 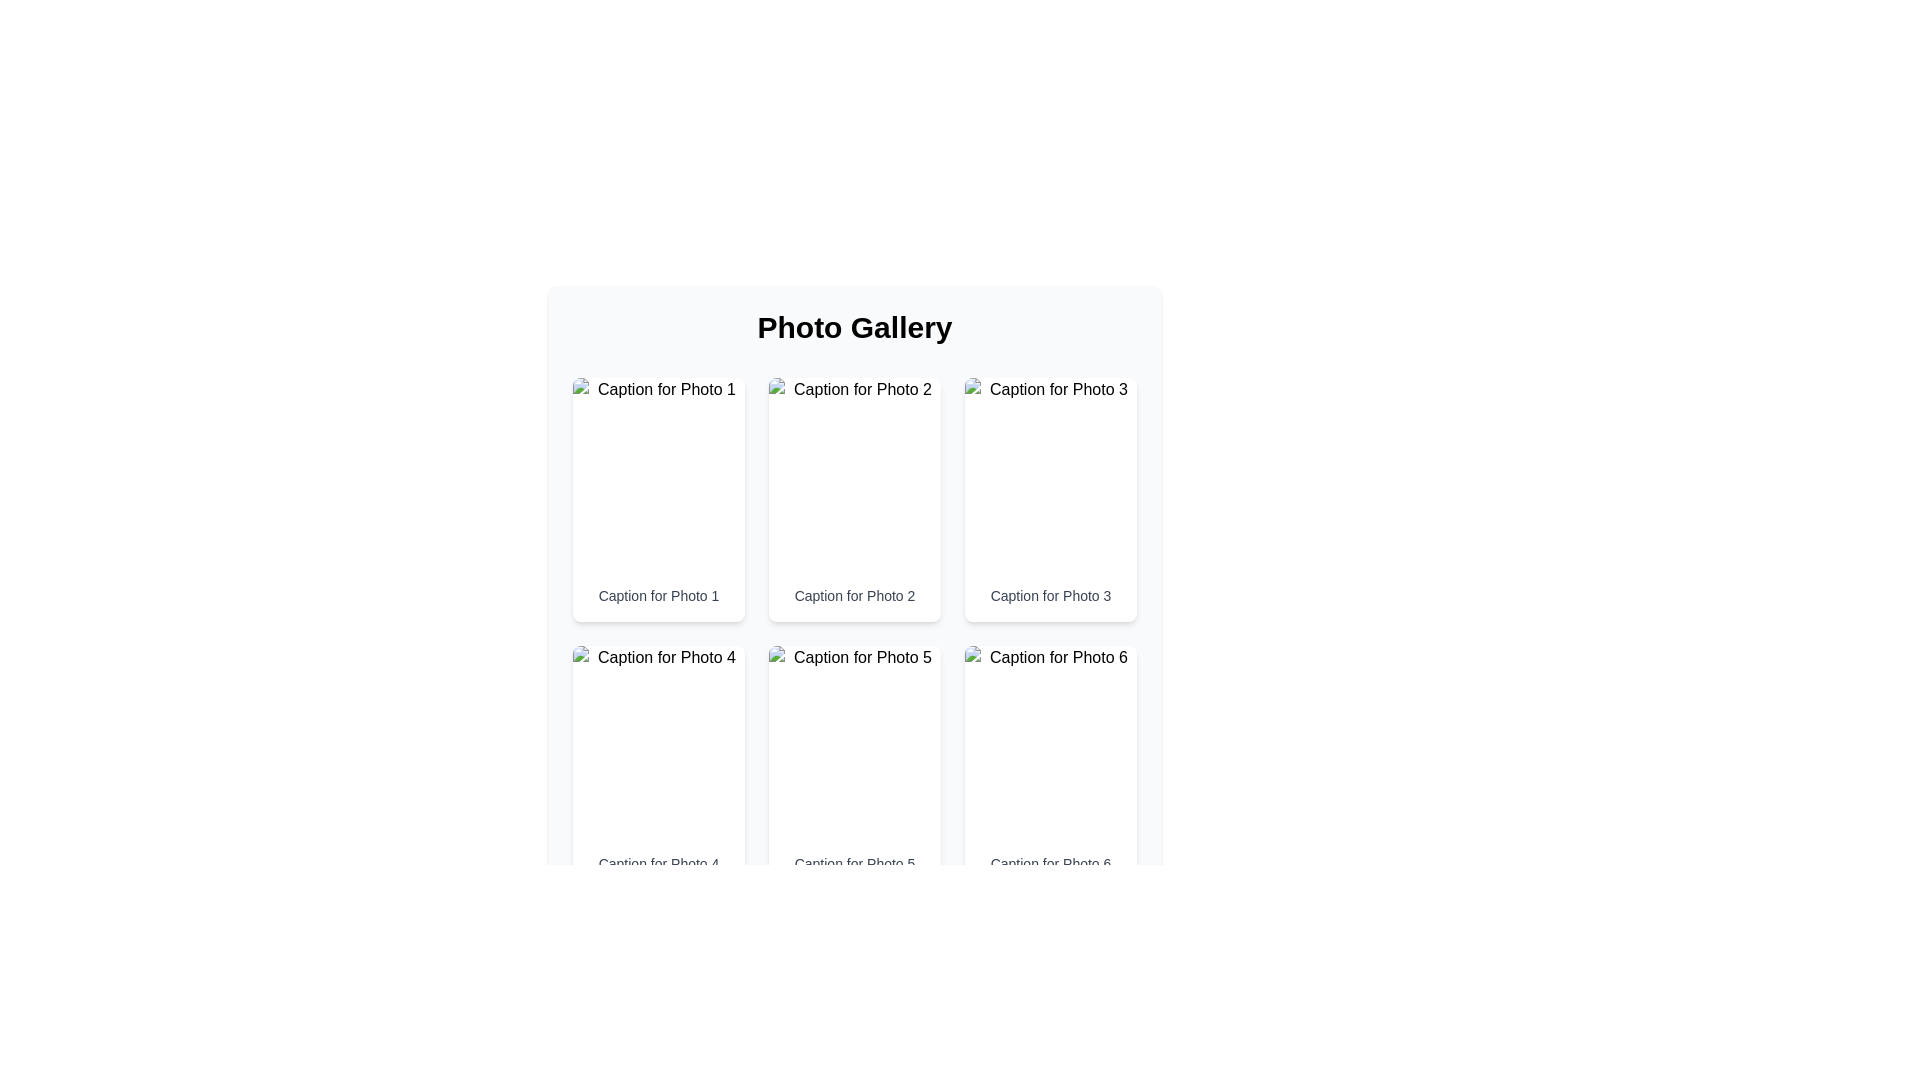 What do you see at coordinates (658, 741) in the screenshot?
I see `the image element displaying 'Photo4'` at bounding box center [658, 741].